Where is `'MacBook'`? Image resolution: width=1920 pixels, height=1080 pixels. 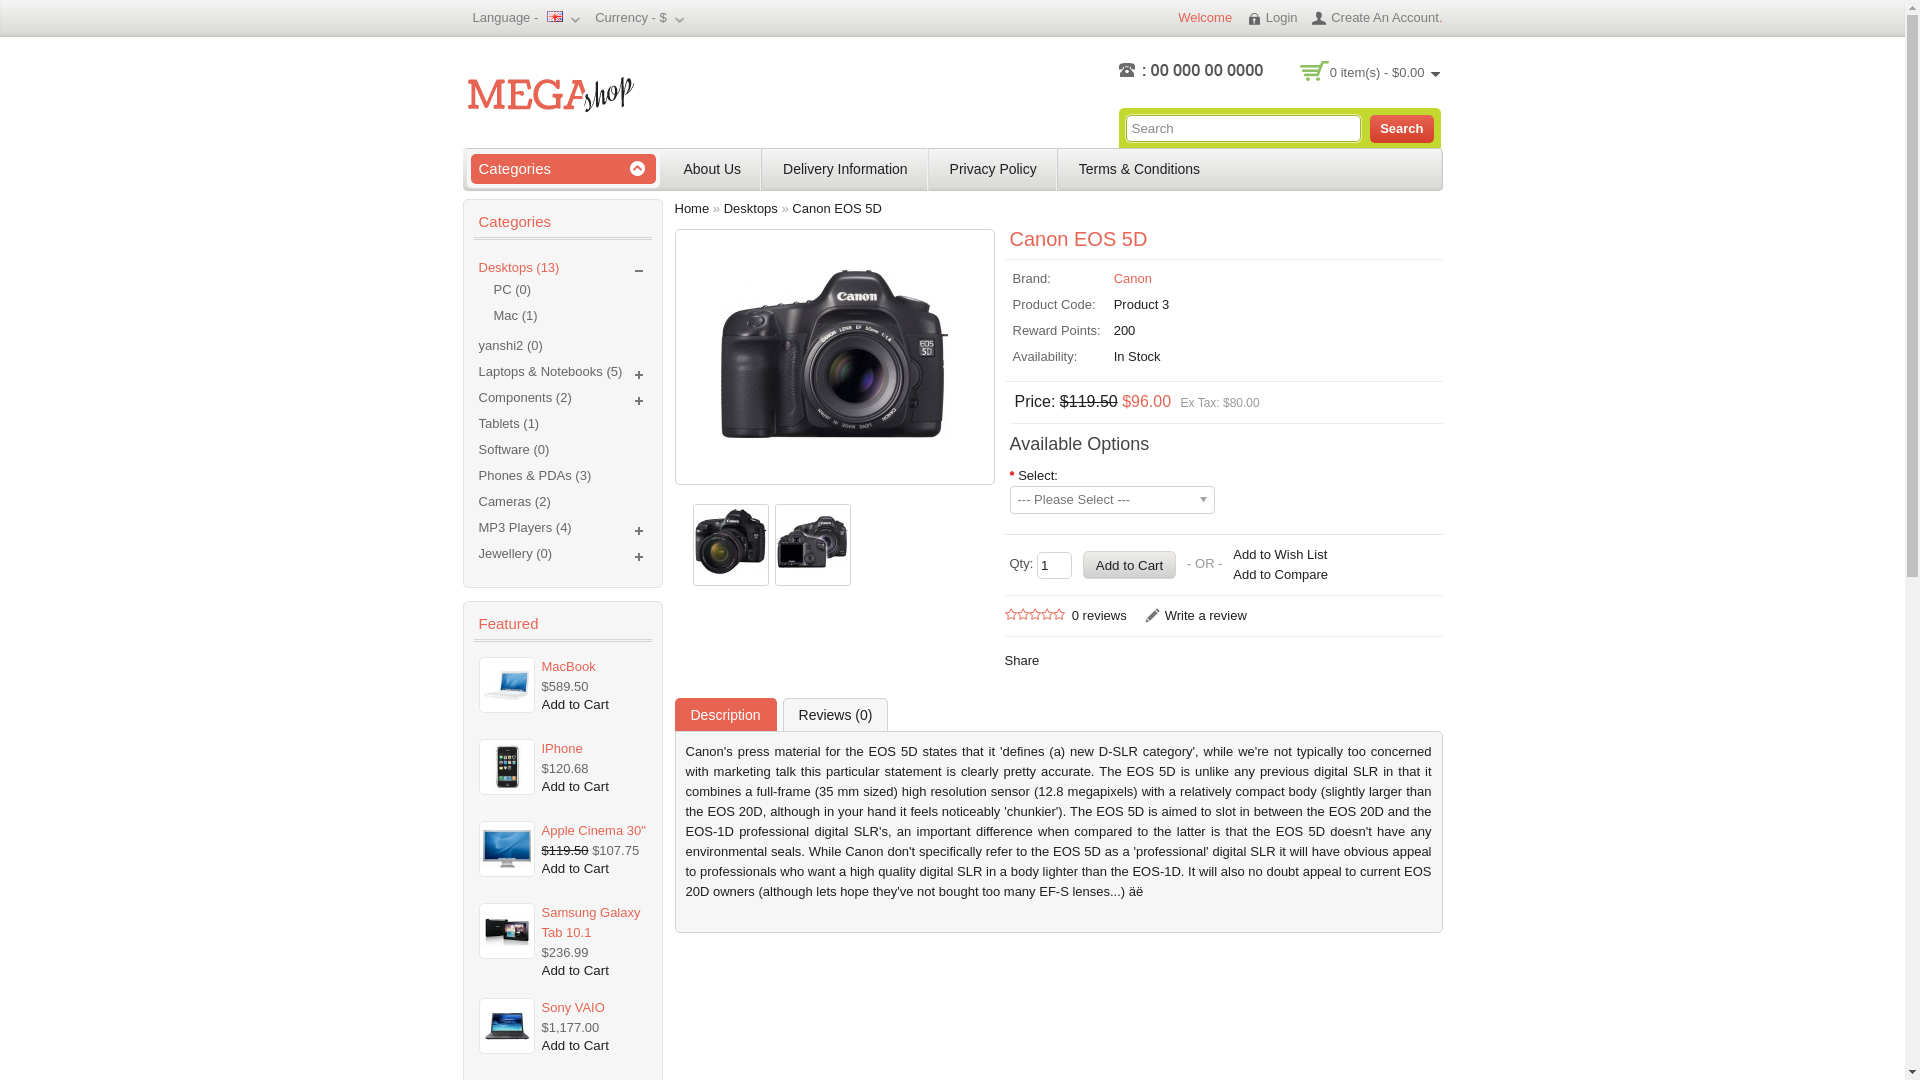 'MacBook' is located at coordinates (592, 667).